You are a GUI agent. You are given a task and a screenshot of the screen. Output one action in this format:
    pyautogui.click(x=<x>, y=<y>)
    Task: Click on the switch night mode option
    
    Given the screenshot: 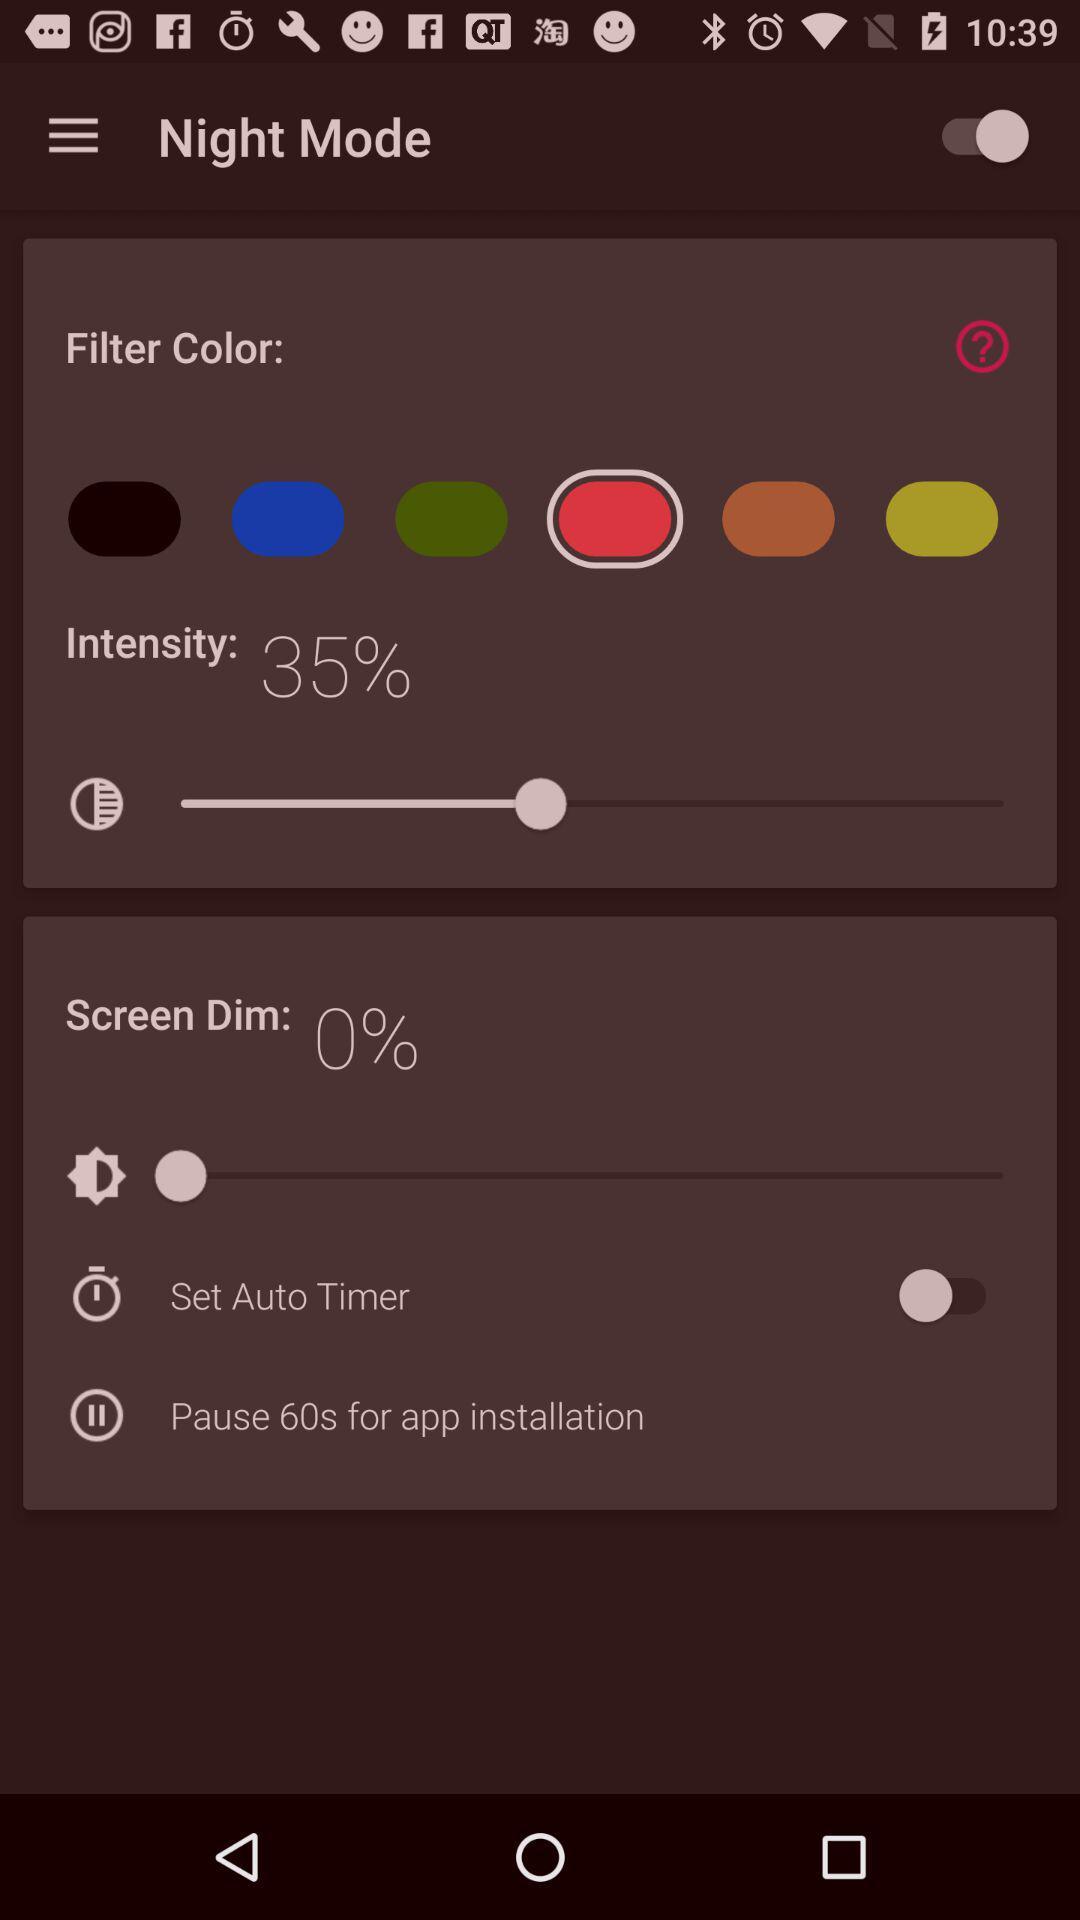 What is the action you would take?
    pyautogui.click(x=974, y=135)
    